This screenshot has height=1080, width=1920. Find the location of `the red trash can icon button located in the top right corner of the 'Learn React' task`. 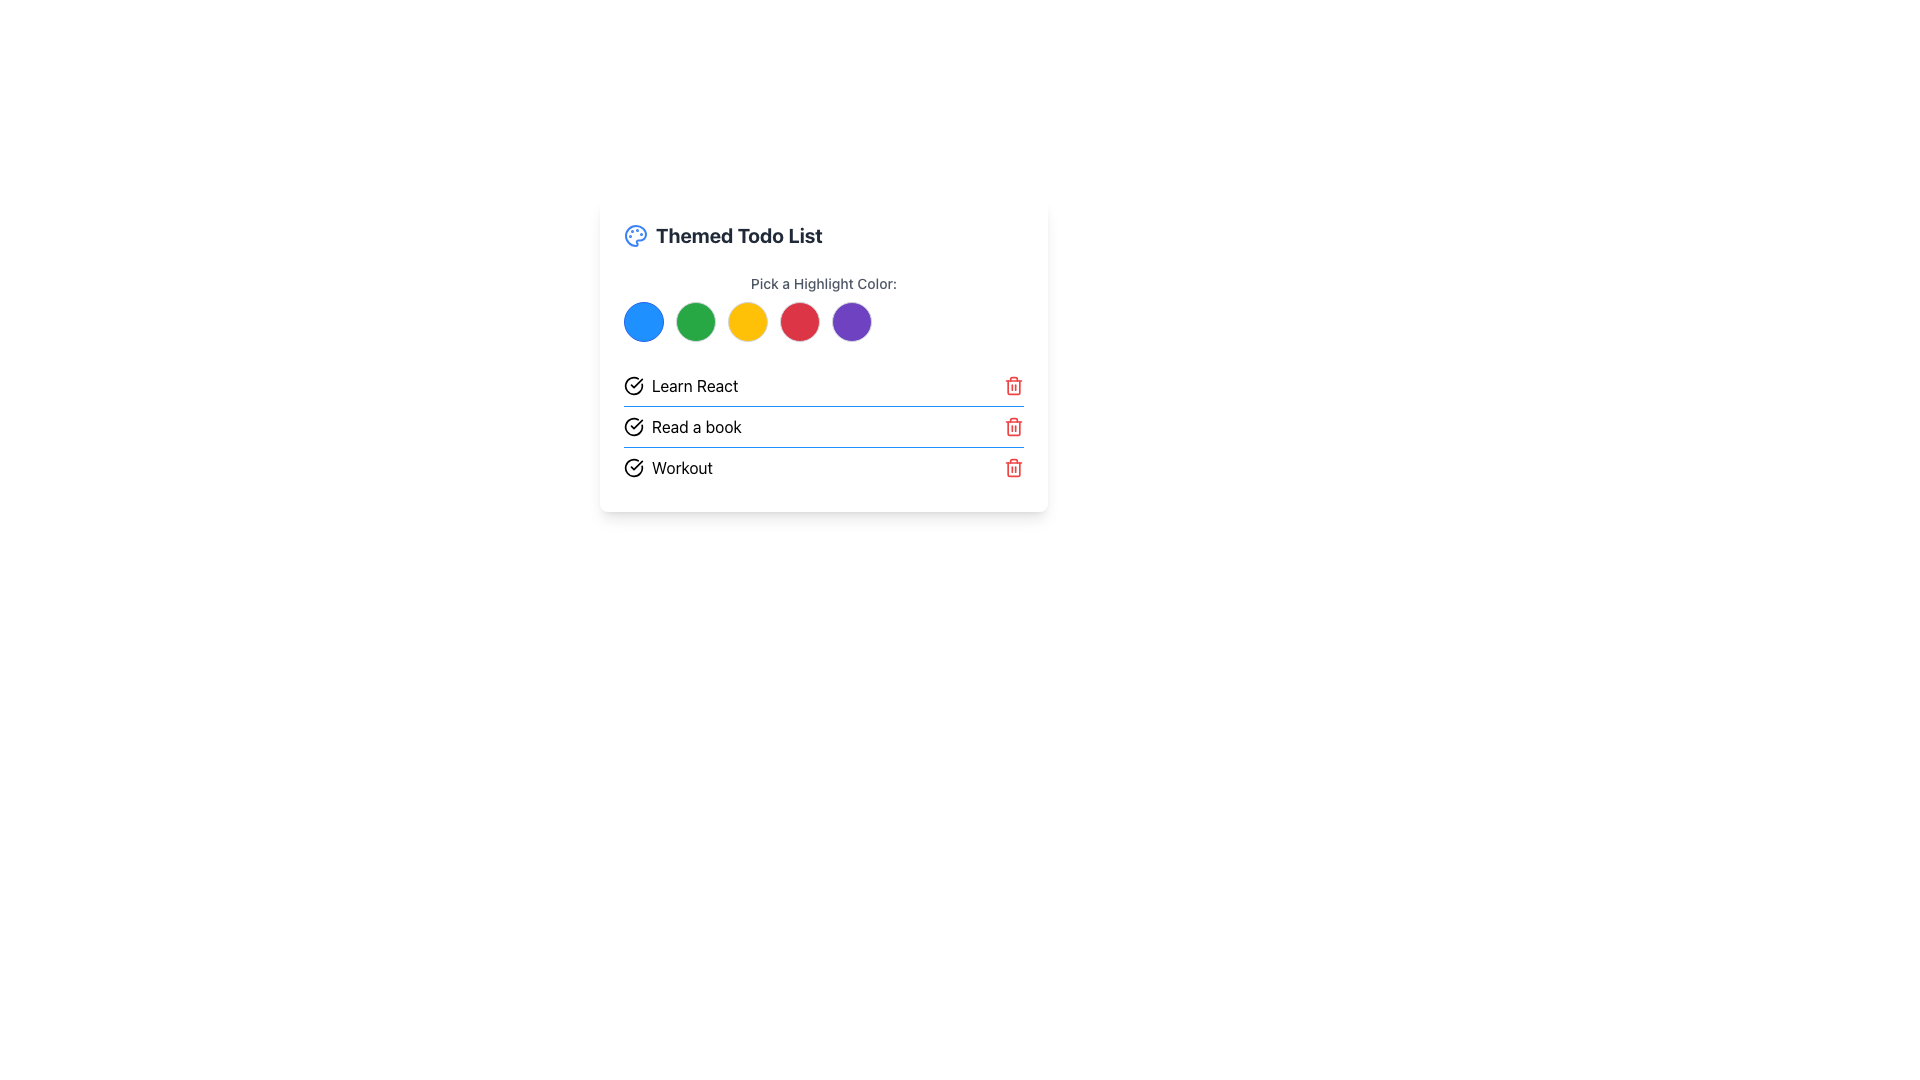

the red trash can icon button located in the top right corner of the 'Learn React' task is located at coordinates (1013, 385).